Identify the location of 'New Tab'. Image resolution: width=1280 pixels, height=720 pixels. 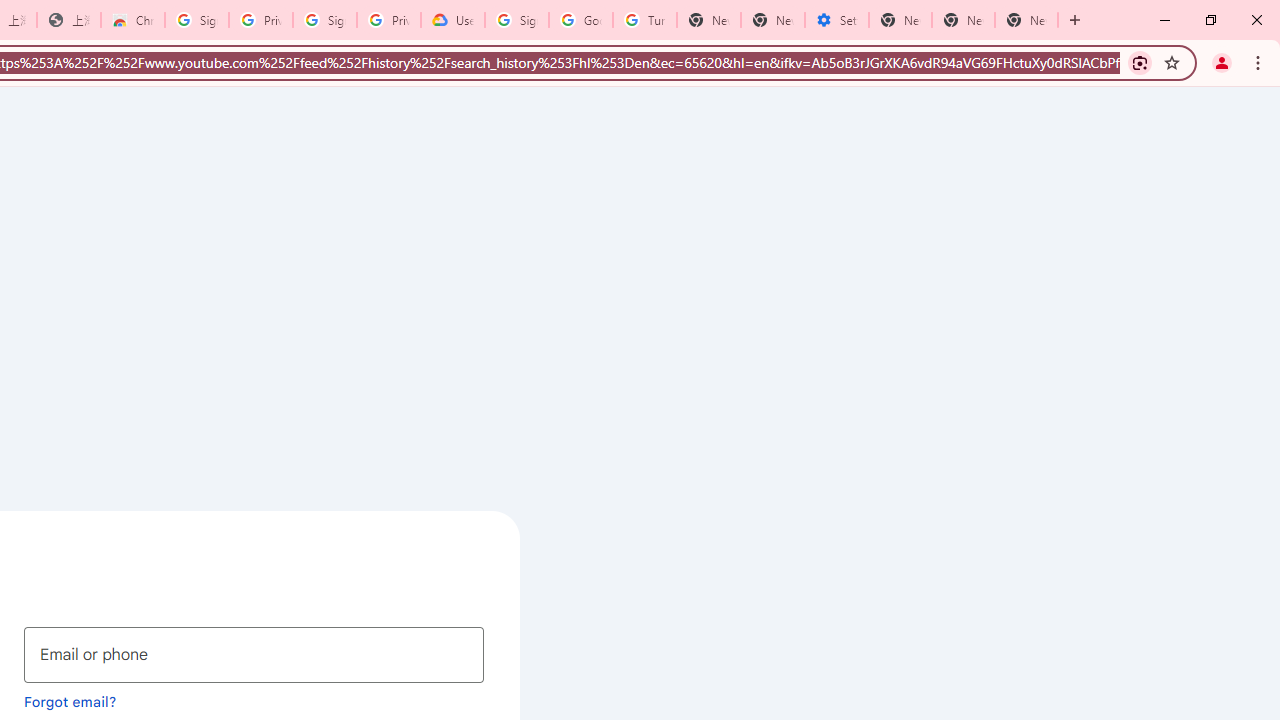
(1026, 20).